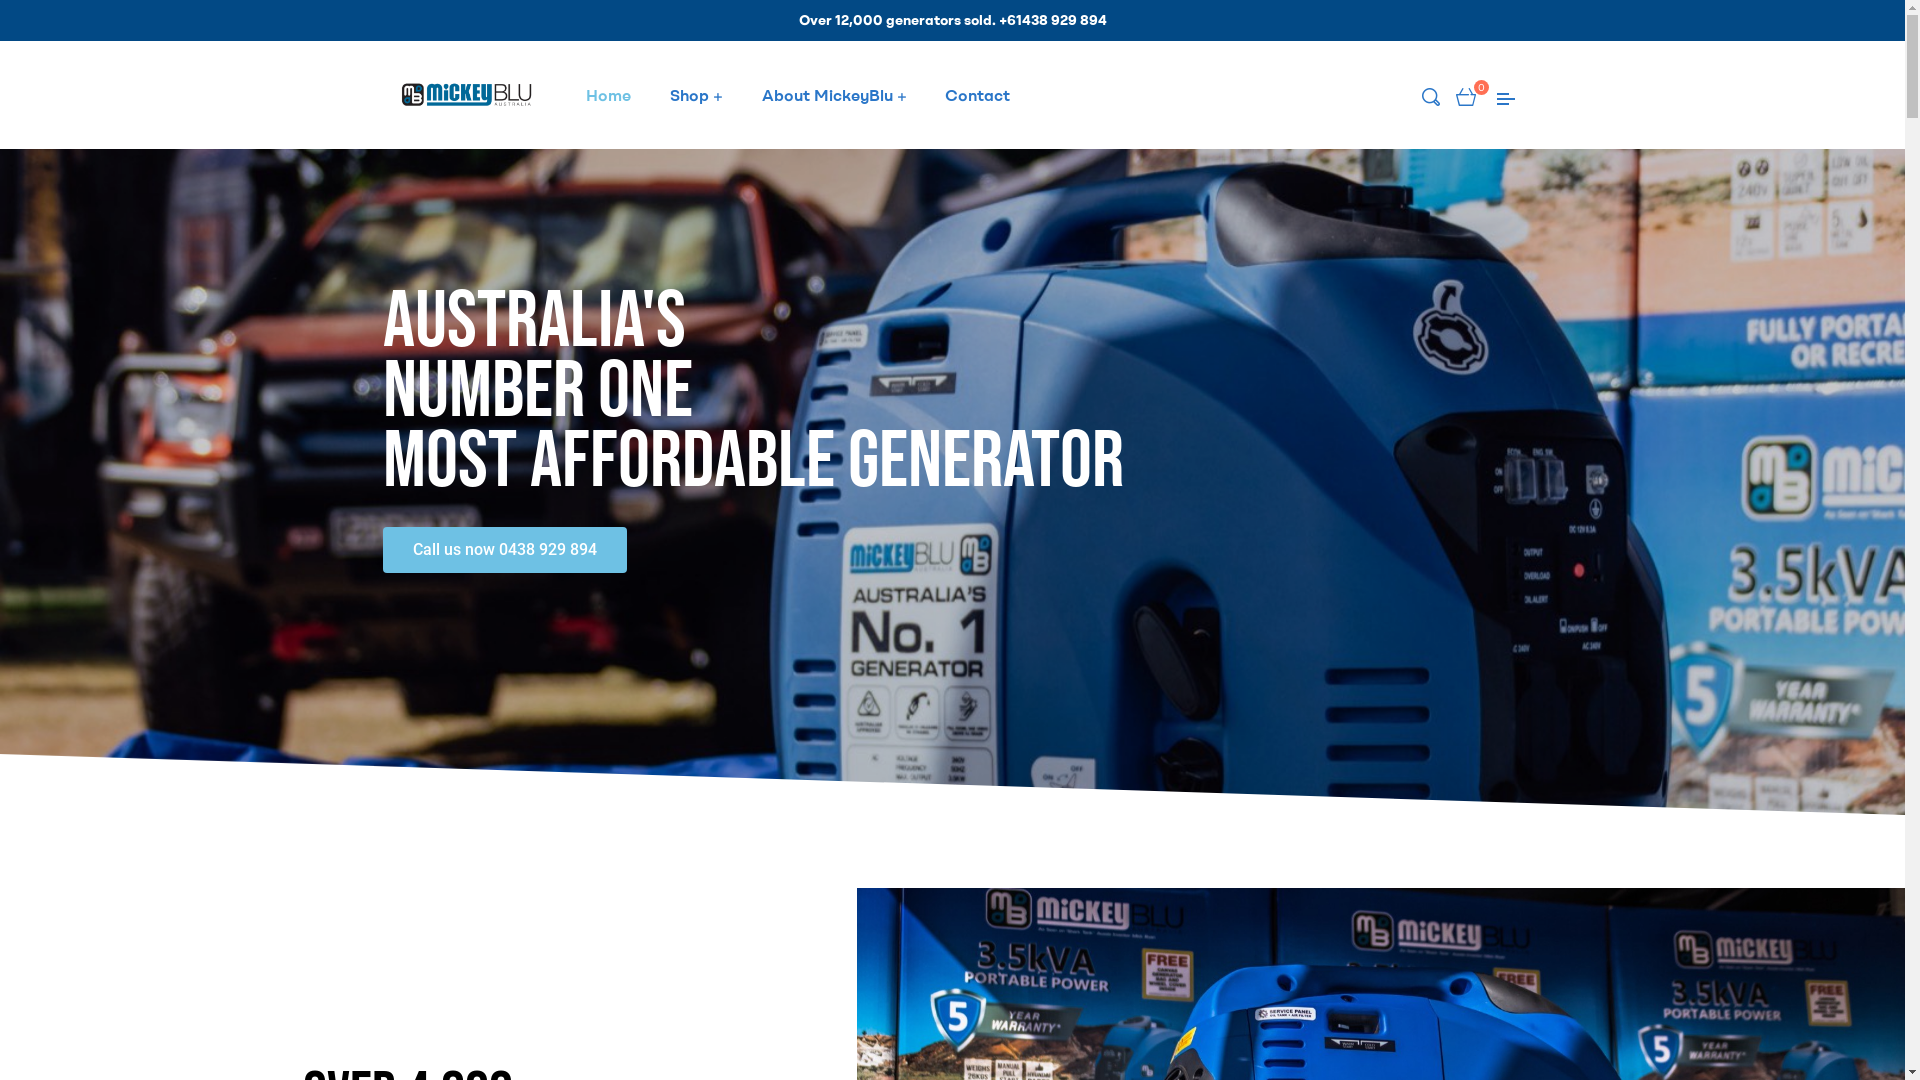 The width and height of the screenshot is (1920, 1080). What do you see at coordinates (743, 95) in the screenshot?
I see `'About MickeyBlu'` at bounding box center [743, 95].